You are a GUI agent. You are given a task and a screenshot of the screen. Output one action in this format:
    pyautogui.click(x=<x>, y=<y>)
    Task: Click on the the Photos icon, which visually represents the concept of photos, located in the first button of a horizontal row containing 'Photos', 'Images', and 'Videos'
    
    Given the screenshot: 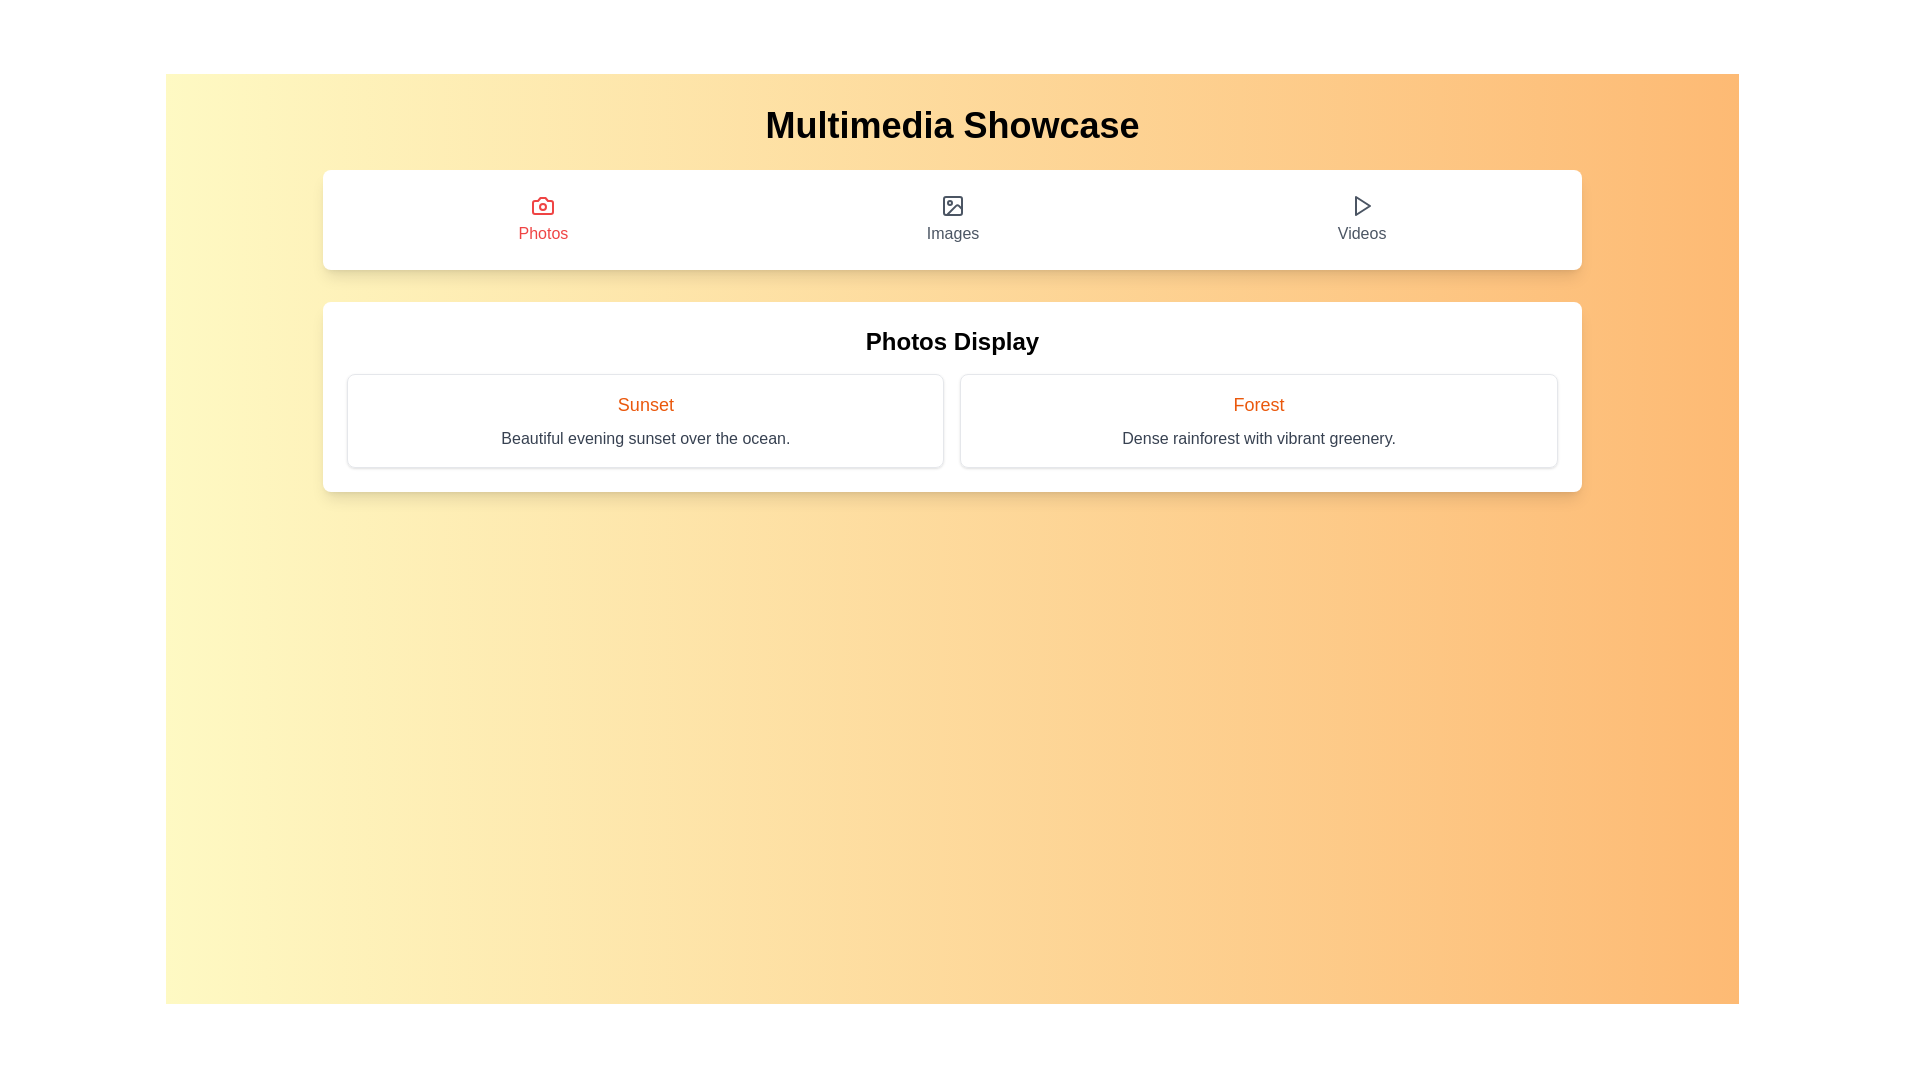 What is the action you would take?
    pyautogui.click(x=543, y=205)
    